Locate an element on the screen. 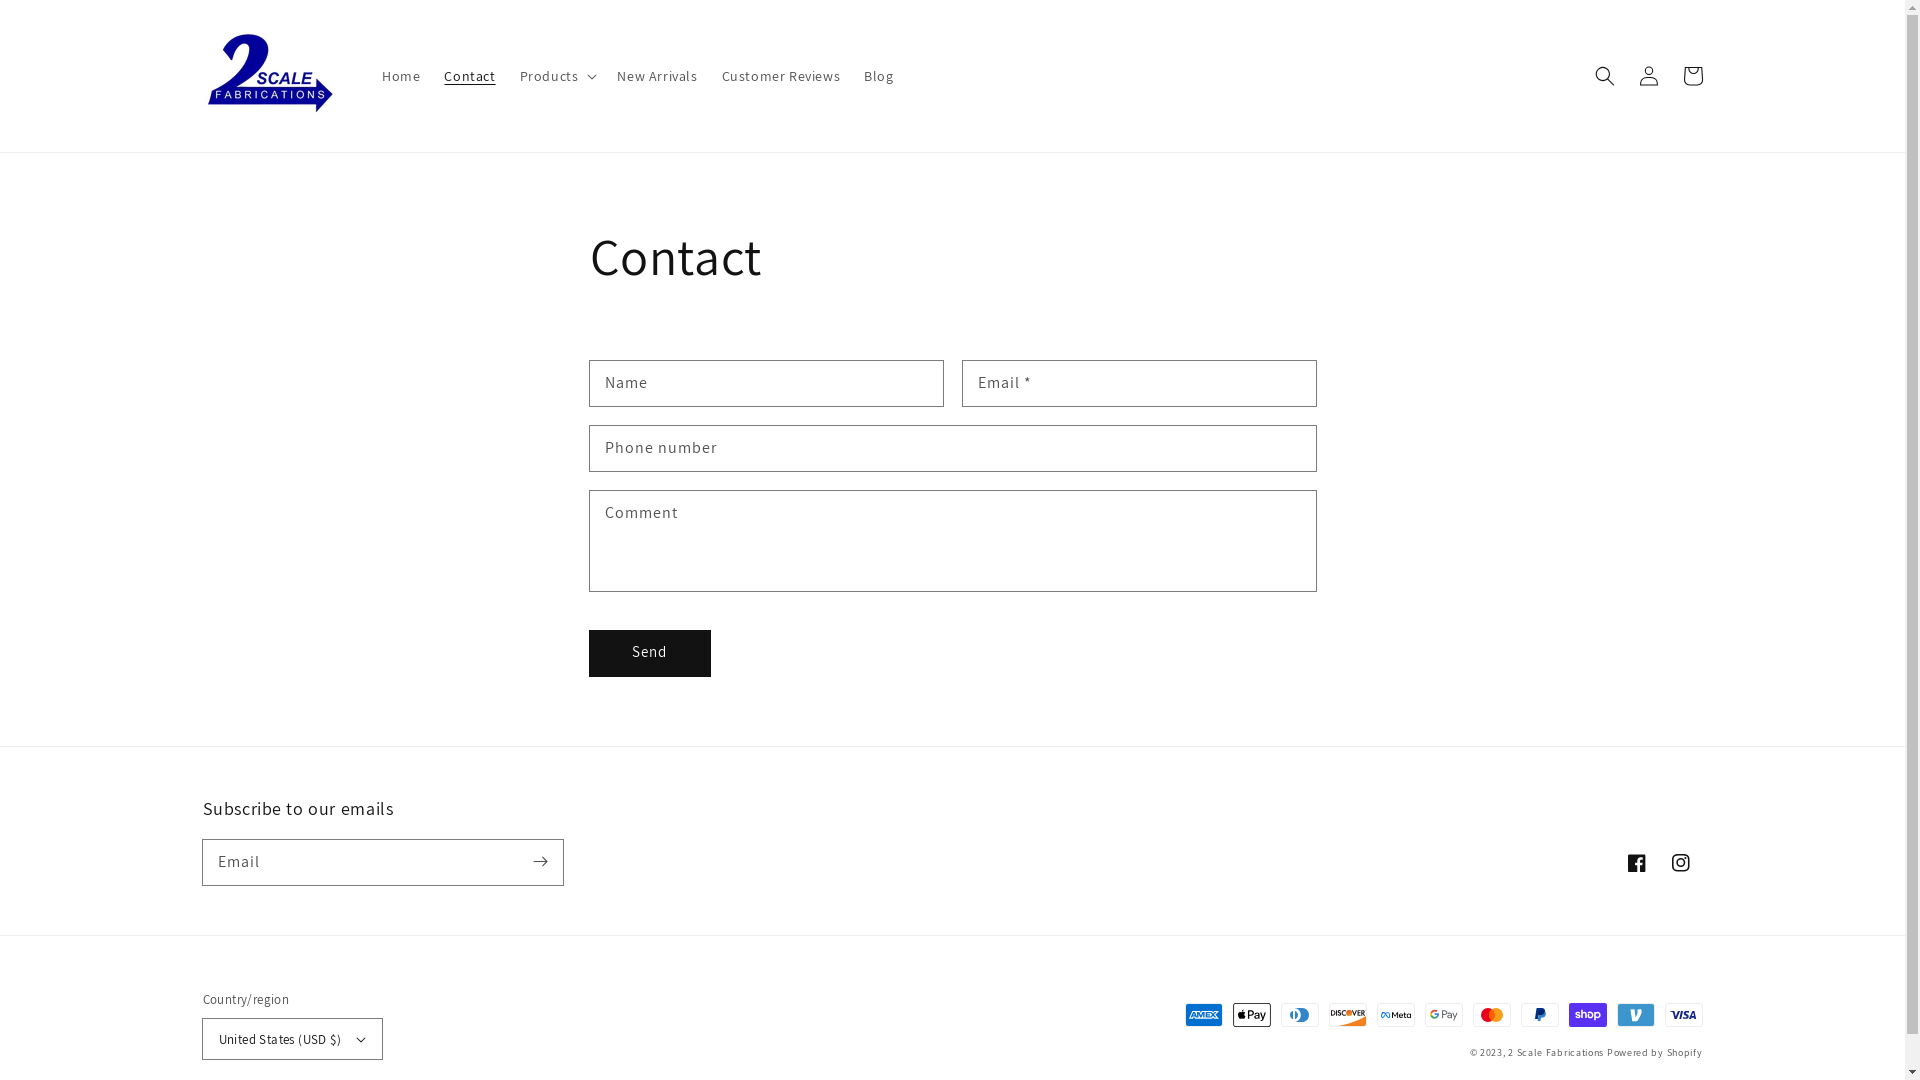  'Instagram' is located at coordinates (1680, 862).